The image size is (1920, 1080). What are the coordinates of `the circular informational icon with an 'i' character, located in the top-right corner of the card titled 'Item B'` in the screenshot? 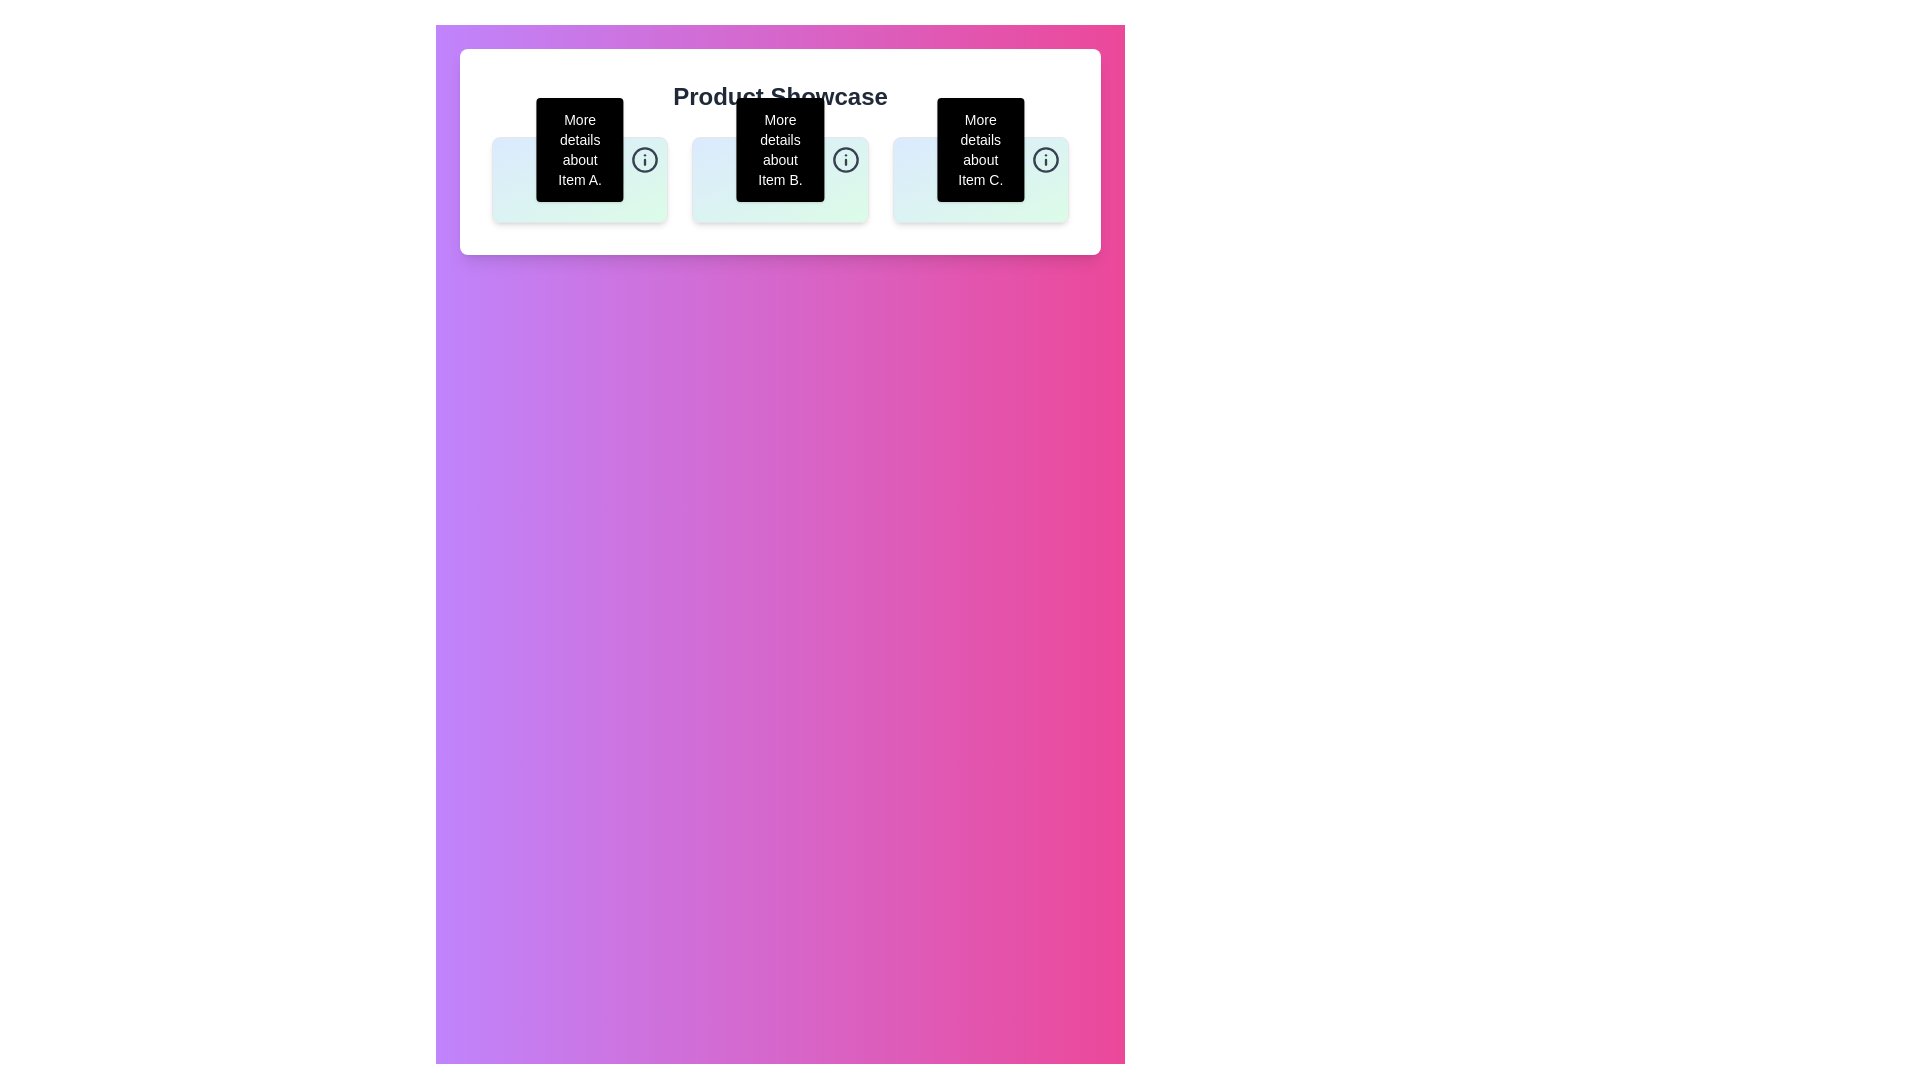 It's located at (845, 158).